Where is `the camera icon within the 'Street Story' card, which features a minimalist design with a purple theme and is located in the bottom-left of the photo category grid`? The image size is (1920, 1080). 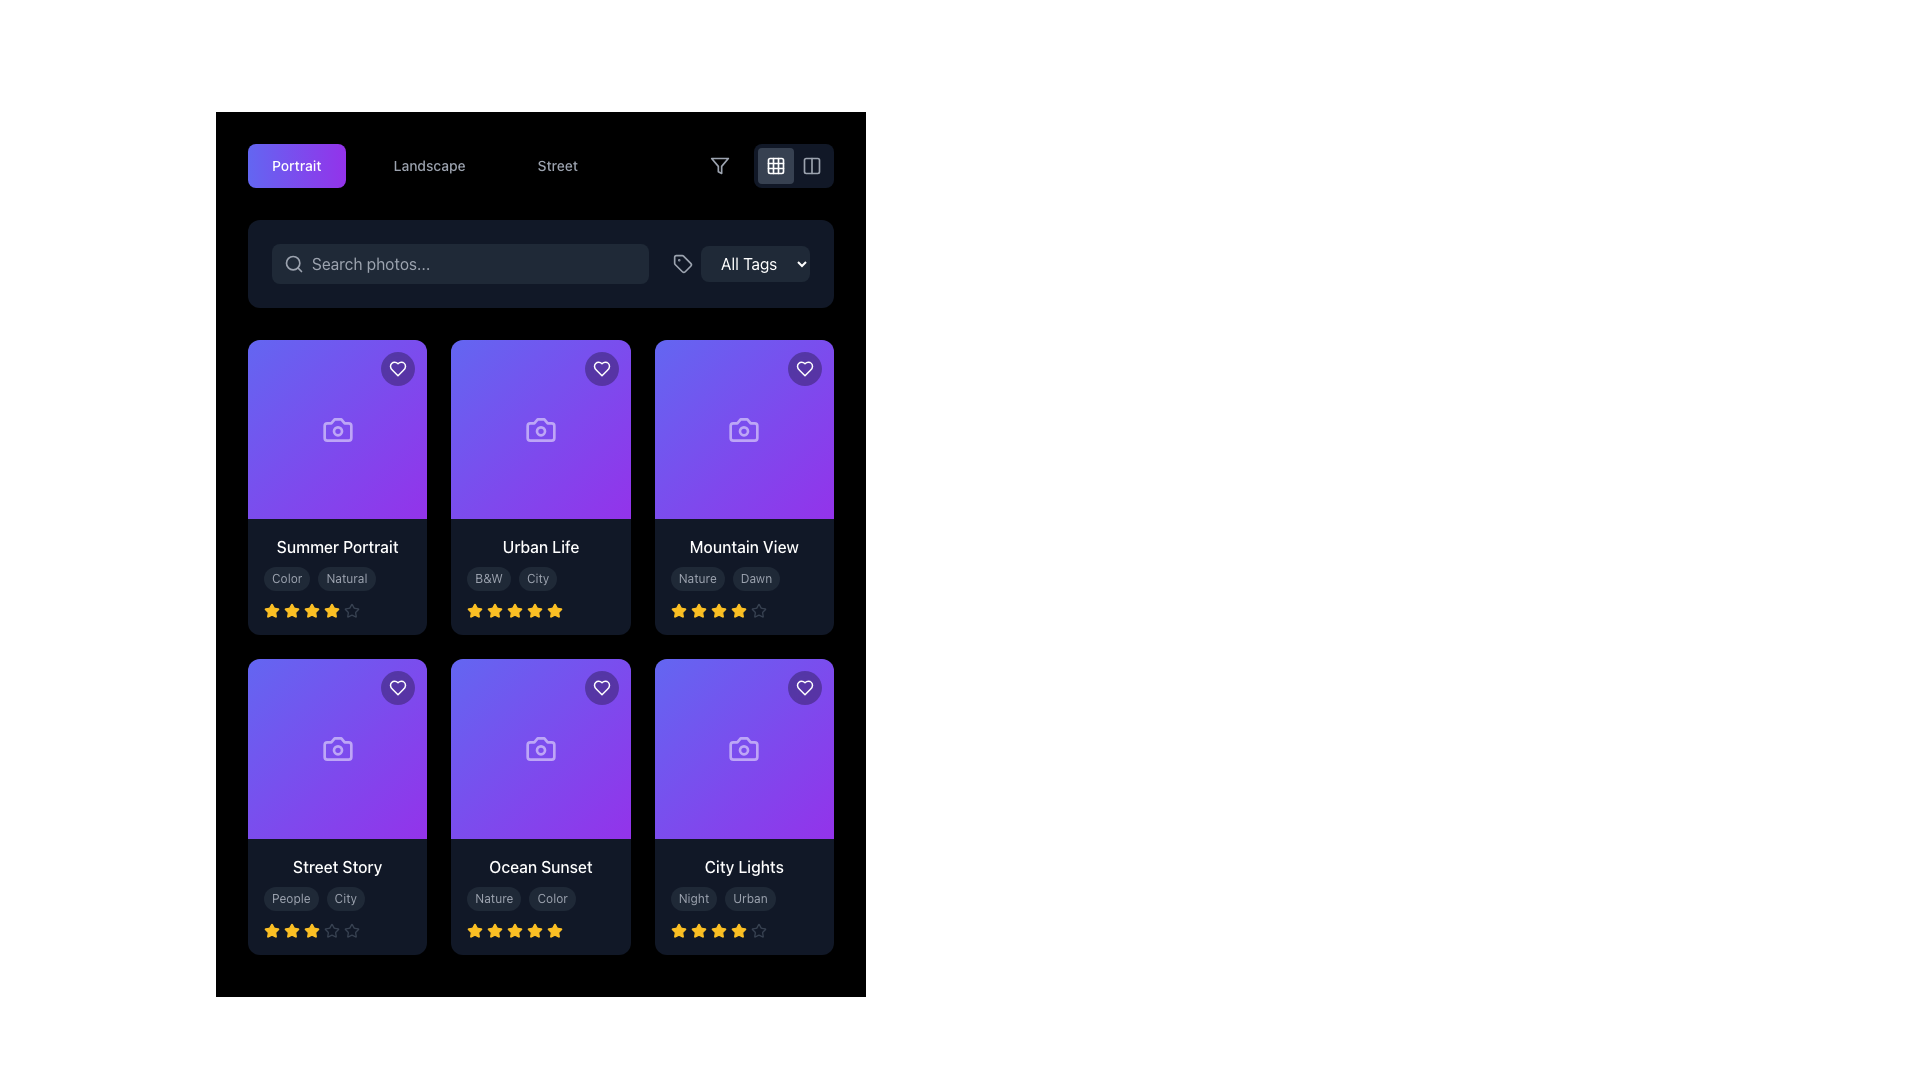 the camera icon within the 'Street Story' card, which features a minimalist design with a purple theme and is located in the bottom-left of the photo category grid is located at coordinates (337, 748).